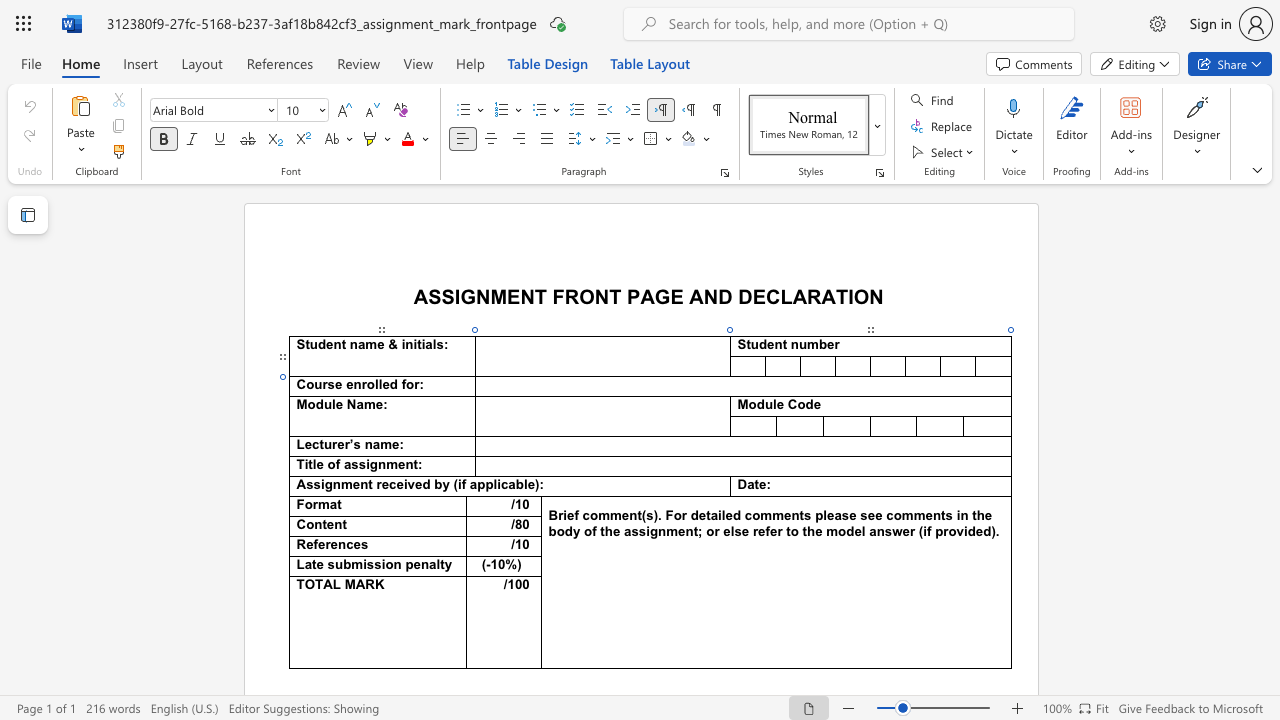 This screenshot has height=720, width=1280. Describe the element at coordinates (412, 384) in the screenshot. I see `the space between the continuous character "o" and "r" in the text` at that location.